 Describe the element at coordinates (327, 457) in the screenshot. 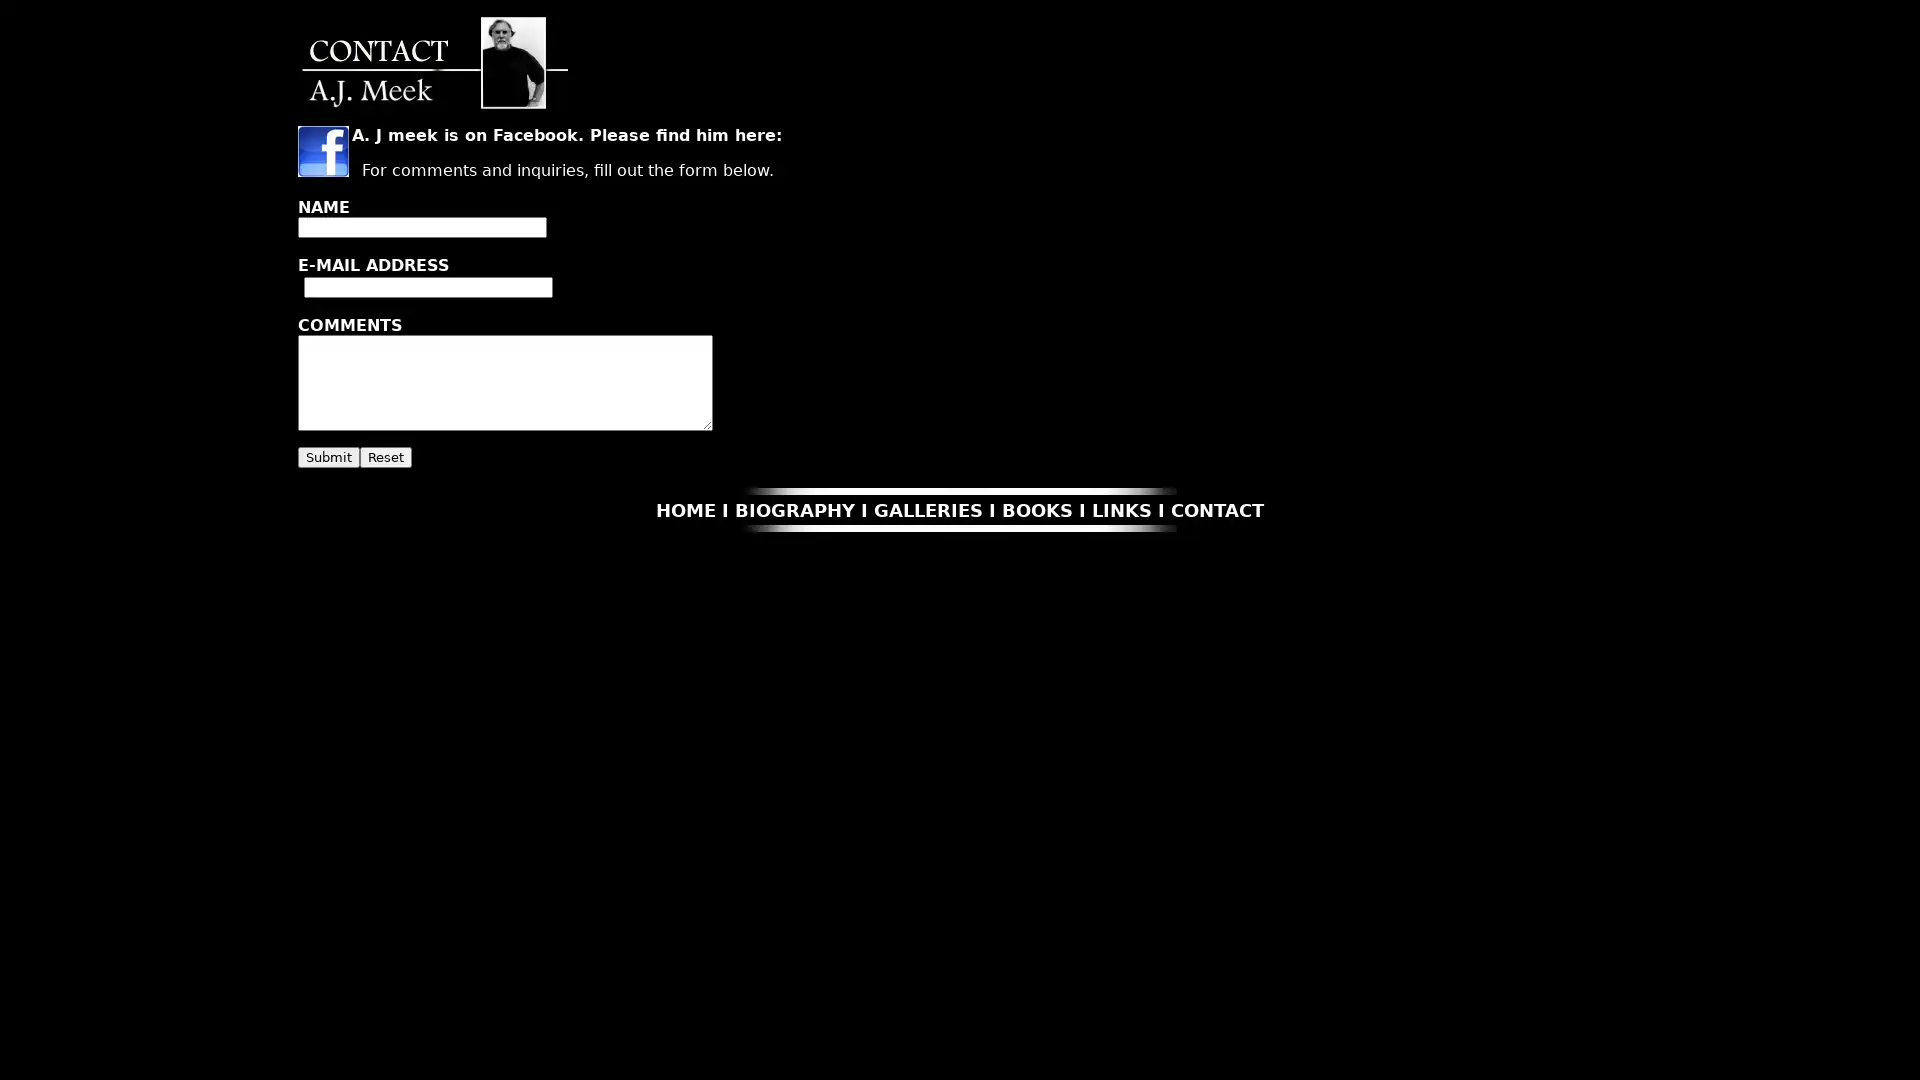

I see `Submit` at that location.